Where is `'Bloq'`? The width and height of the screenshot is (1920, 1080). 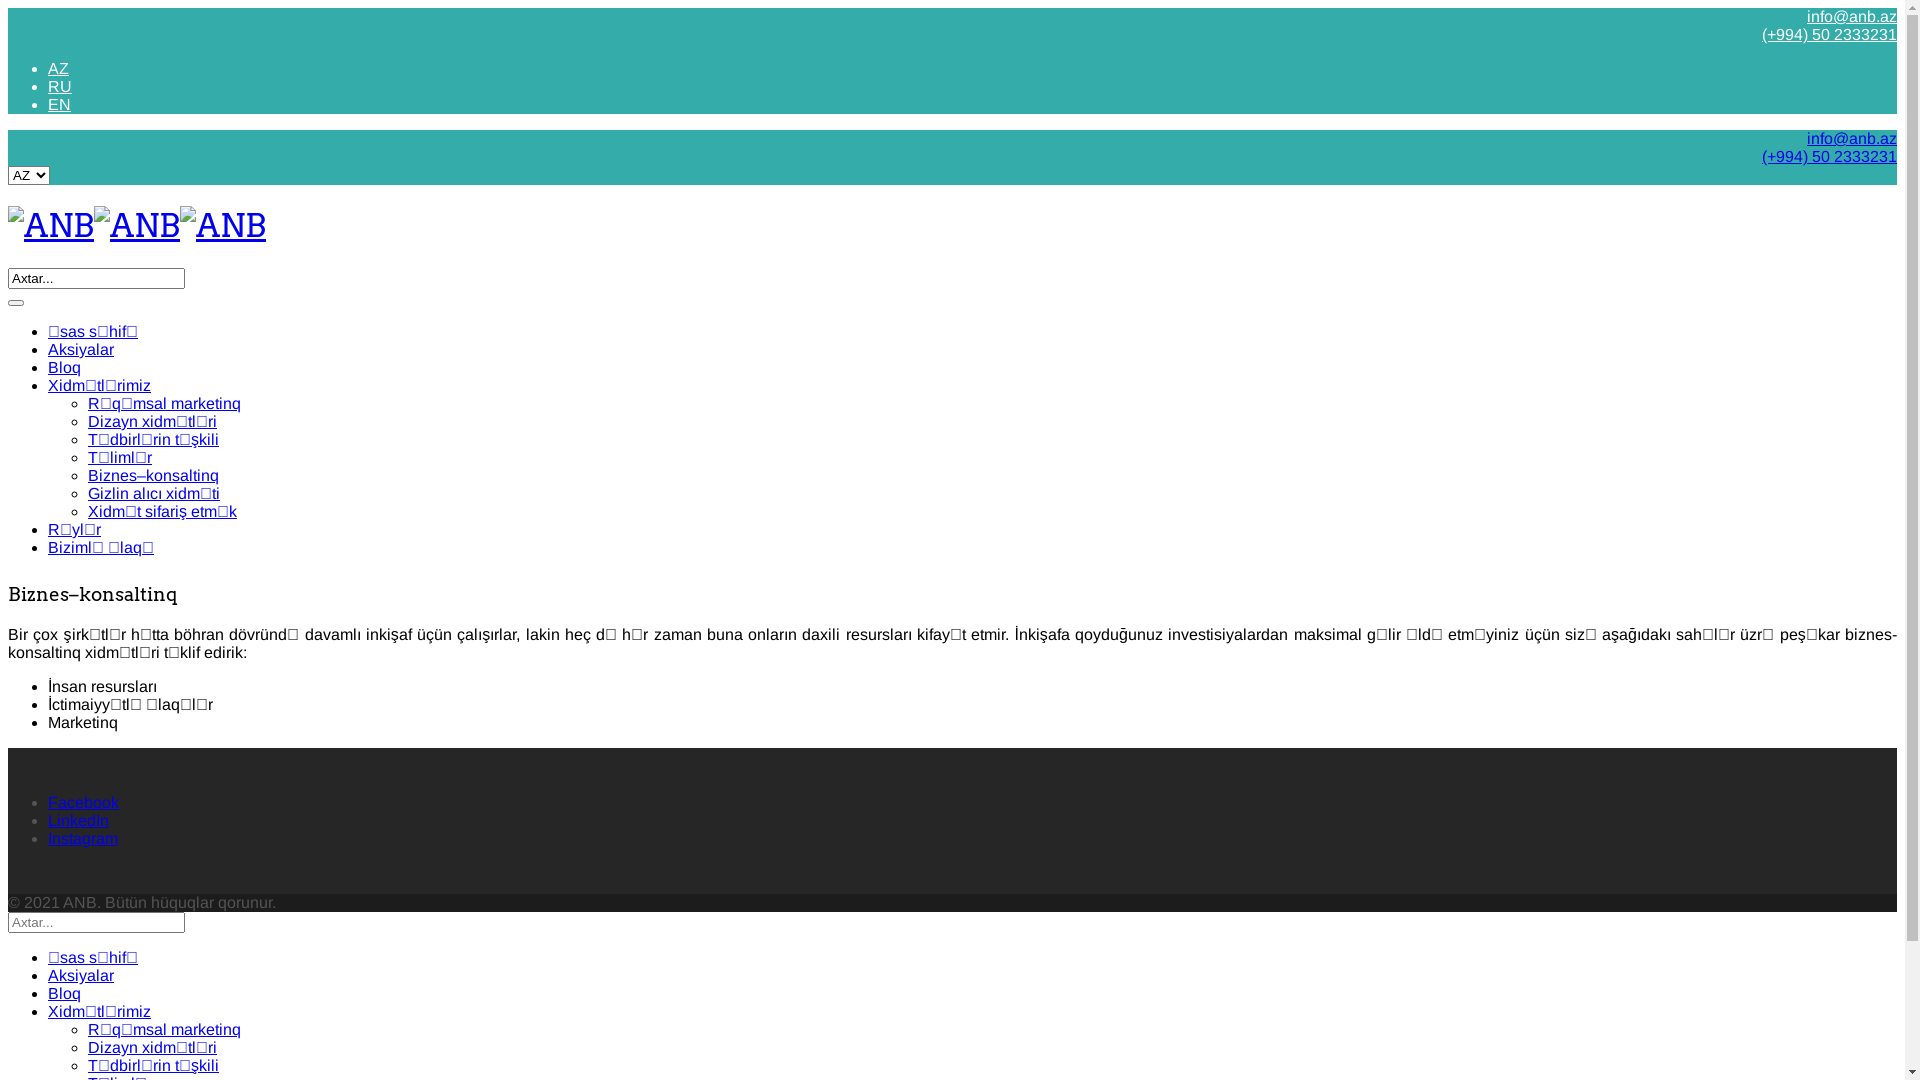 'Bloq' is located at coordinates (64, 993).